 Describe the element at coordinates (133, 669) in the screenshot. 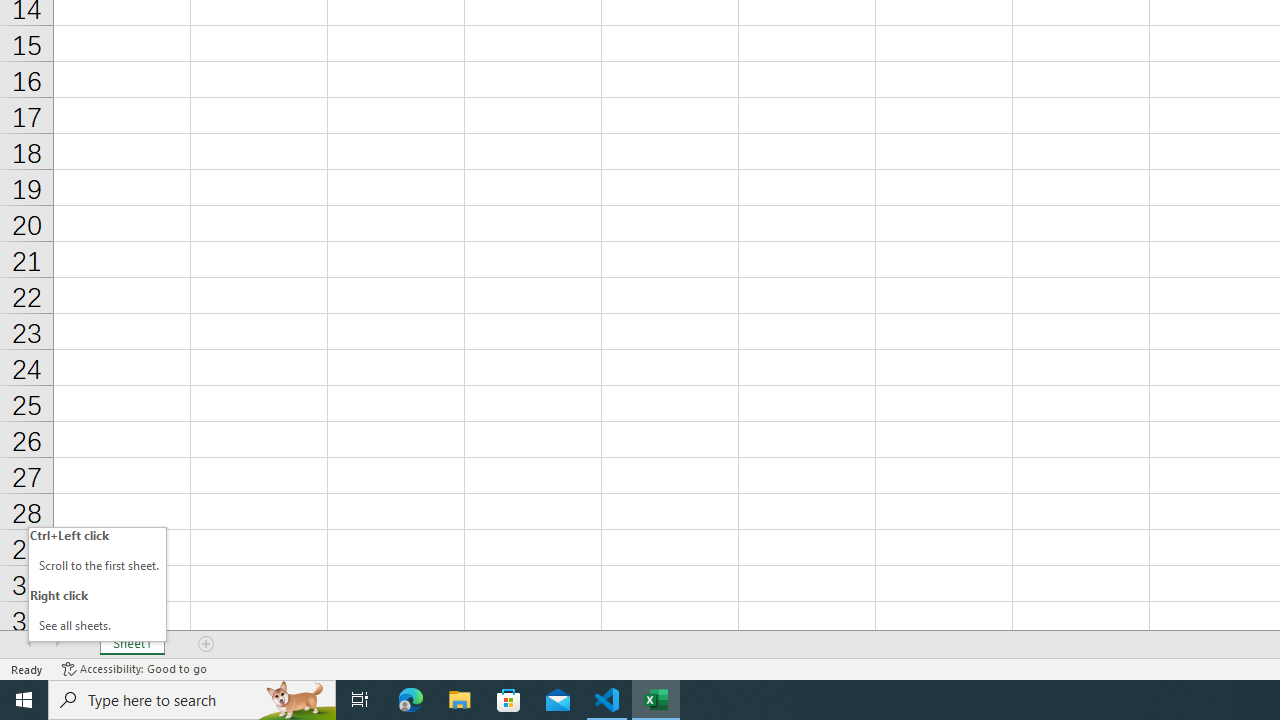

I see `'Accessibility Checker Accessibility: Good to go'` at that location.